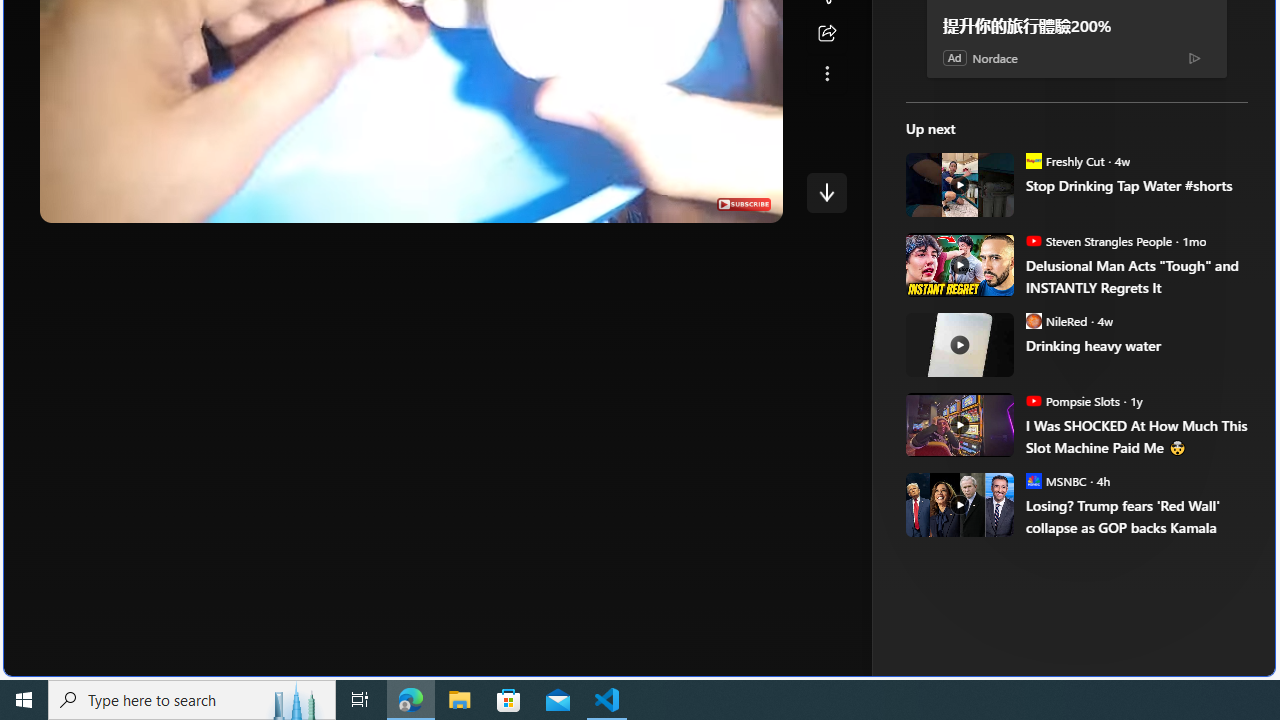  What do you see at coordinates (1063, 159) in the screenshot?
I see `'Freshly Cut Freshly Cut'` at bounding box center [1063, 159].